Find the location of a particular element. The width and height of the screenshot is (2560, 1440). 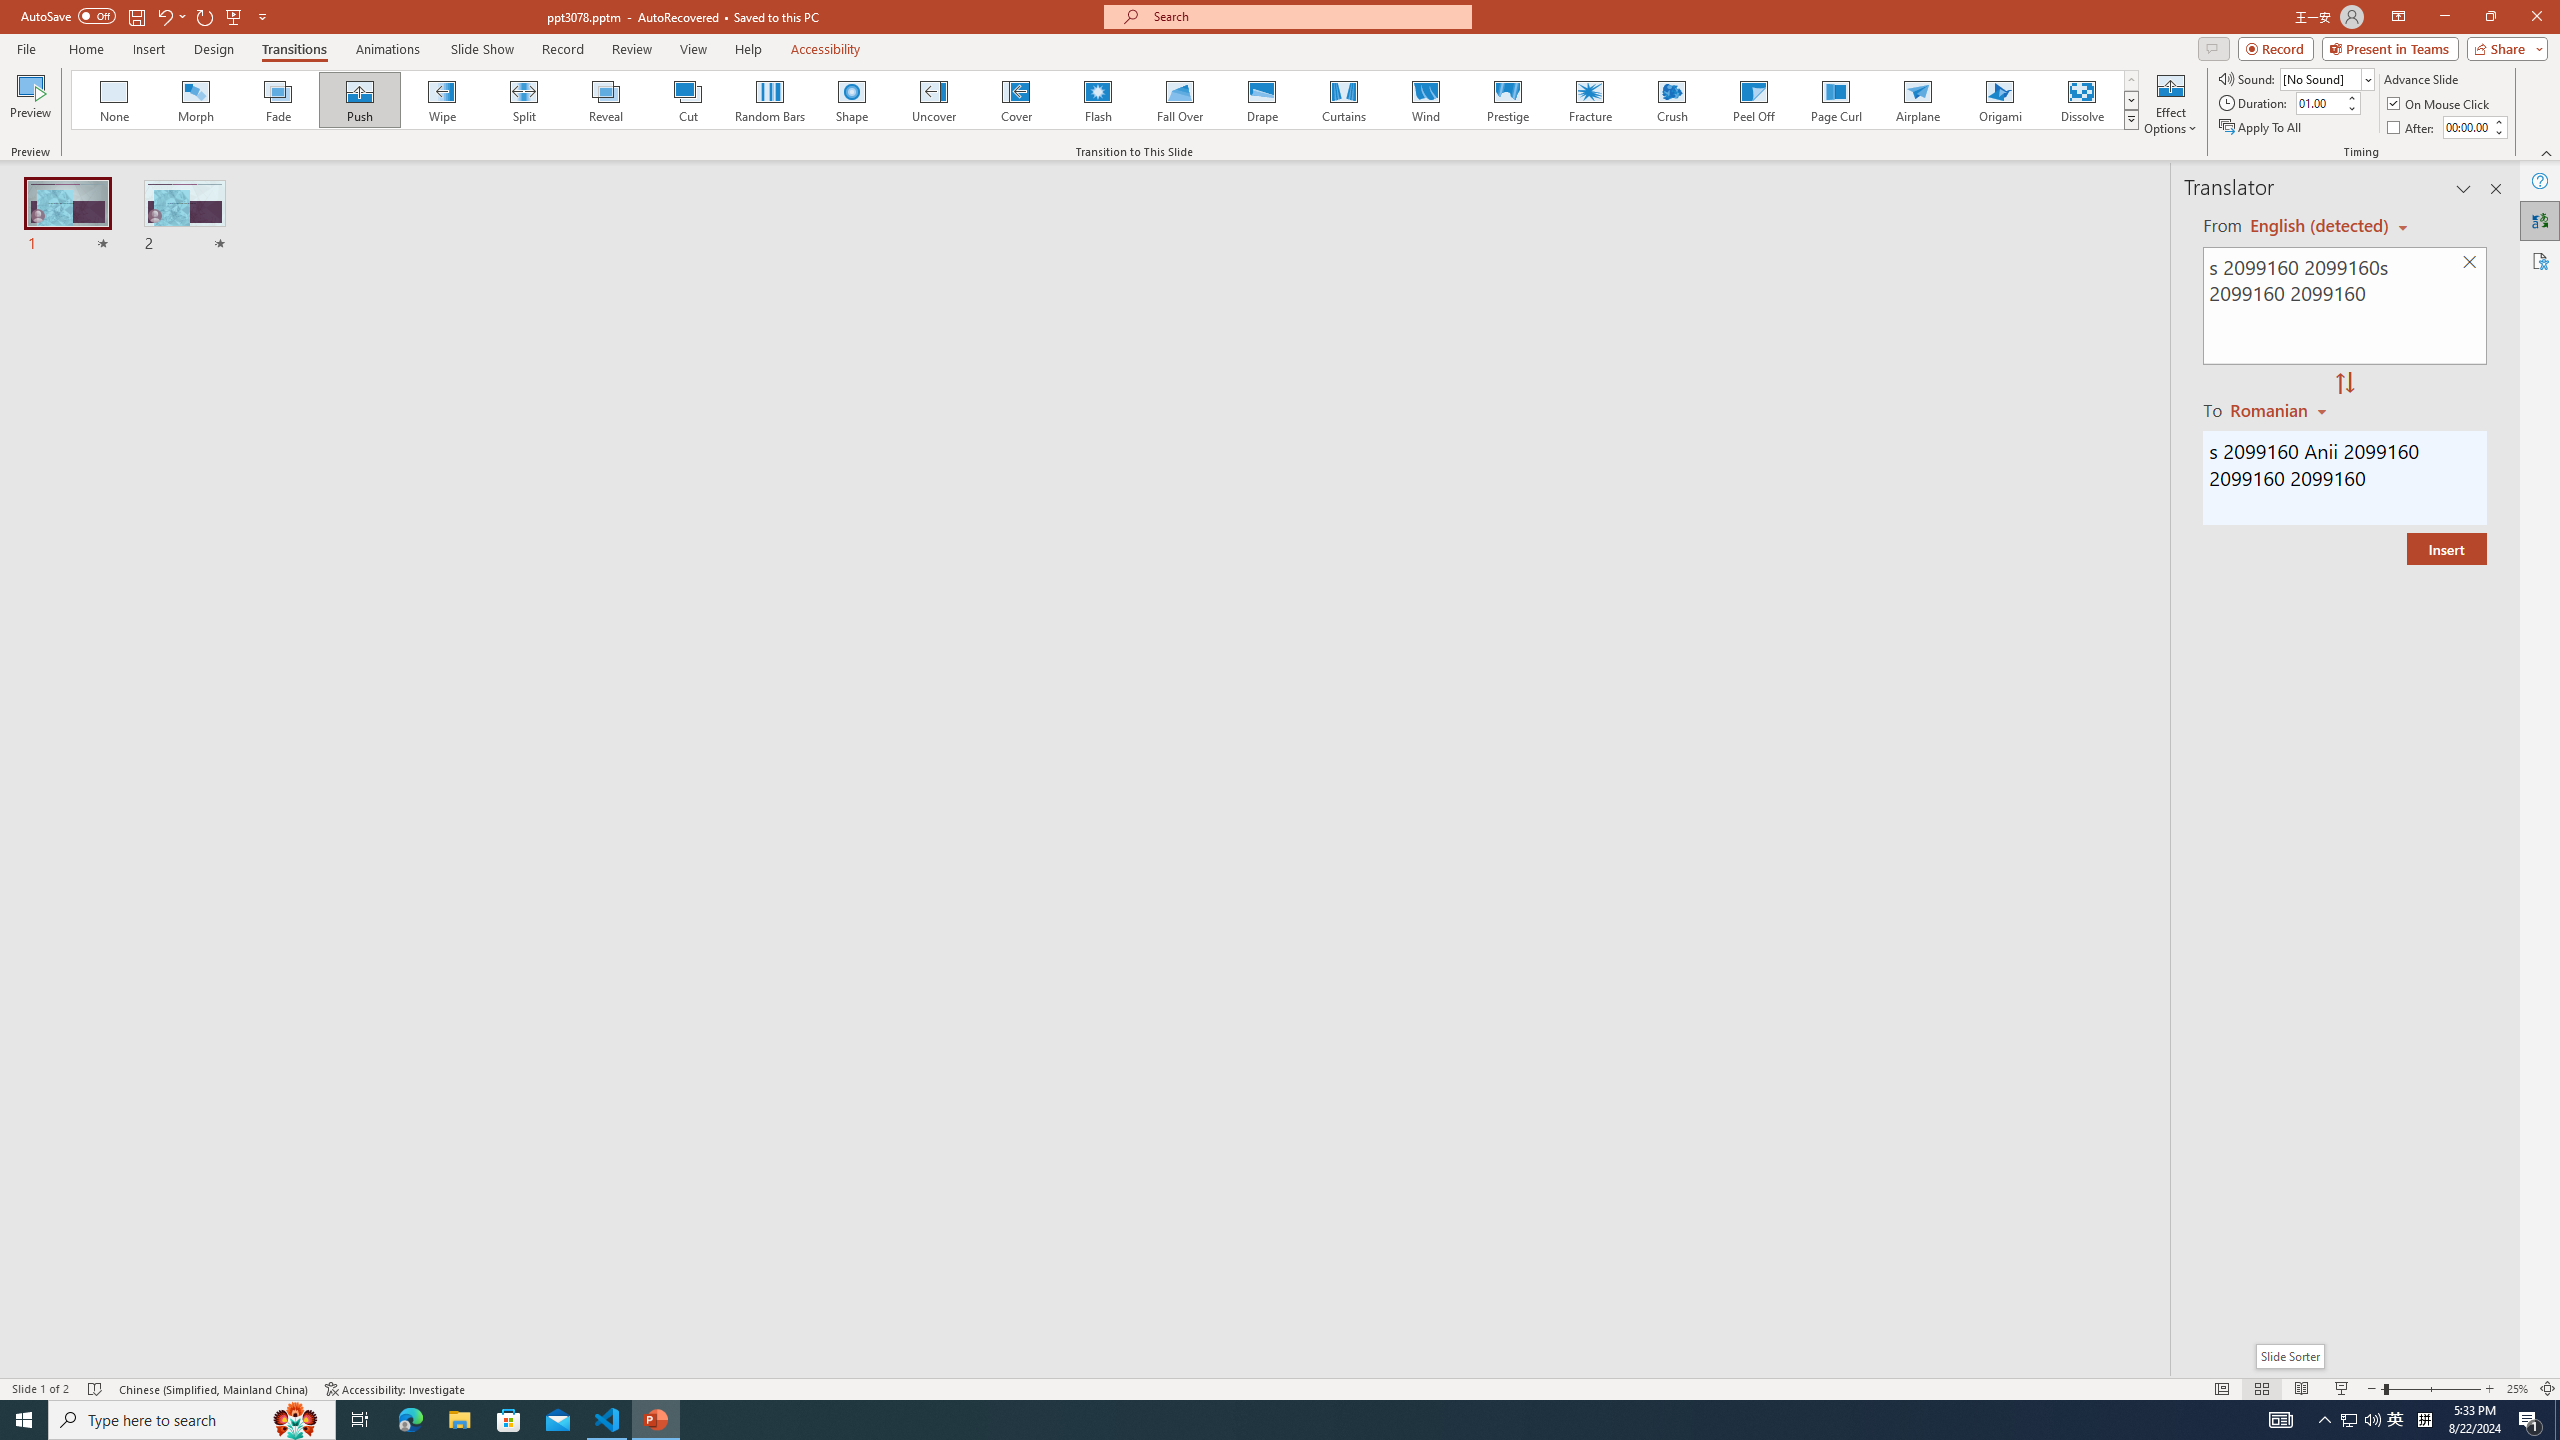

'Dissolve' is located at coordinates (2080, 99).